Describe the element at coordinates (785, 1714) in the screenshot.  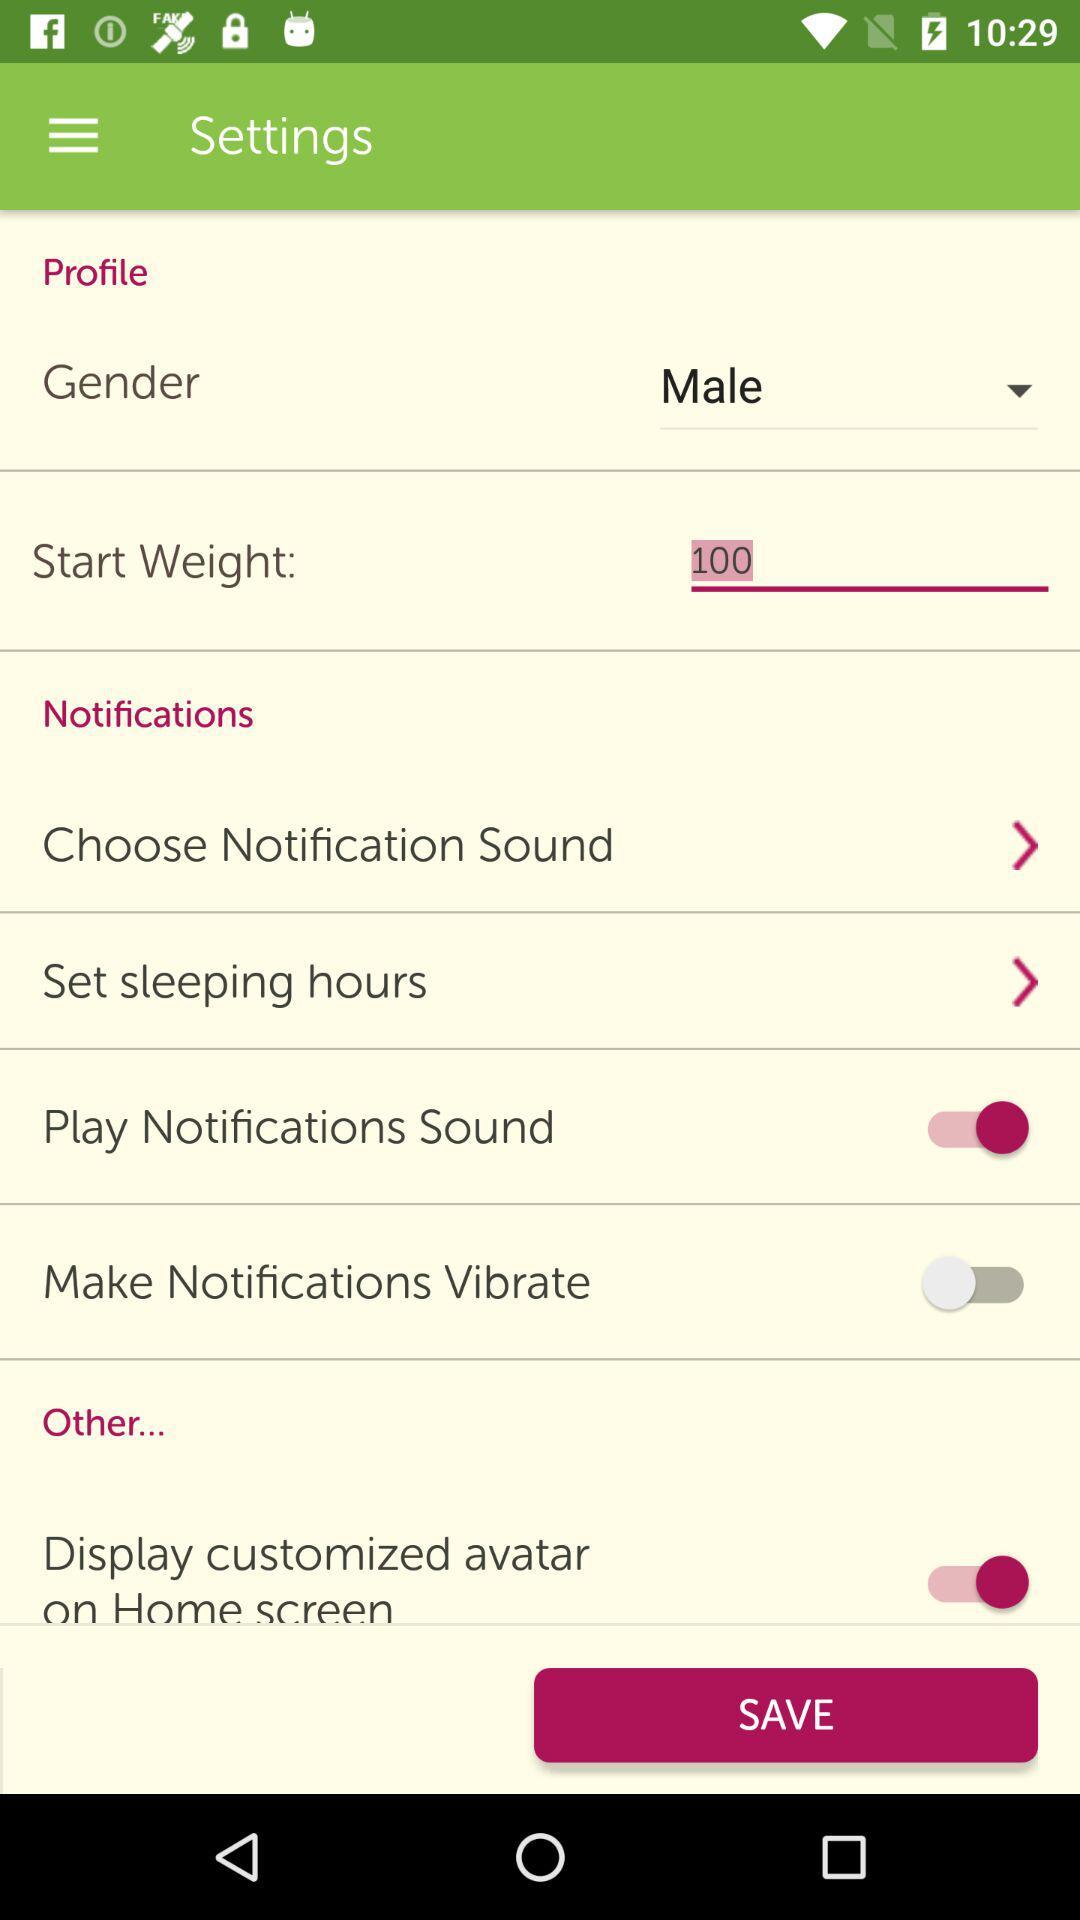
I see `save item` at that location.